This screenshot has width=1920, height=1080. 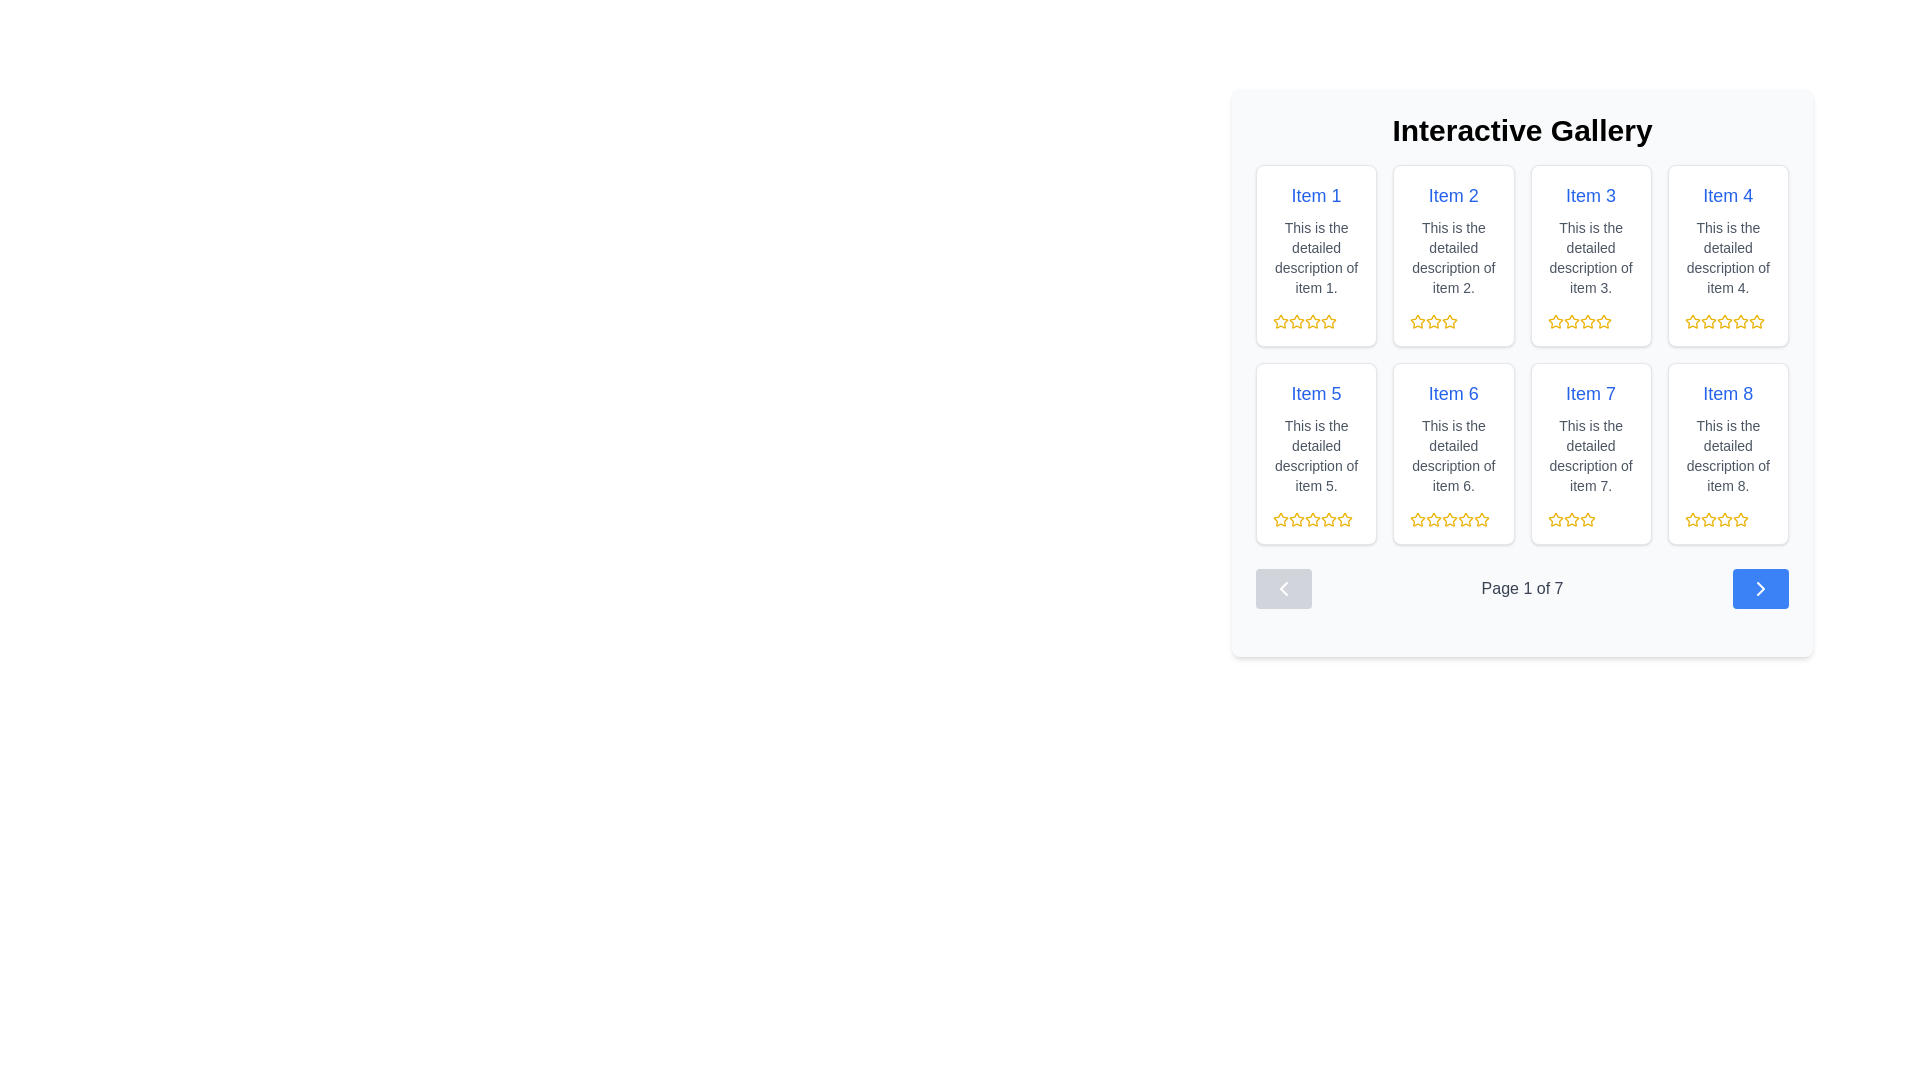 What do you see at coordinates (1453, 393) in the screenshot?
I see `the 'Item 6' label, which is a prominent blue text in bold font located in the third column of the second row in a grid layout of cards` at bounding box center [1453, 393].